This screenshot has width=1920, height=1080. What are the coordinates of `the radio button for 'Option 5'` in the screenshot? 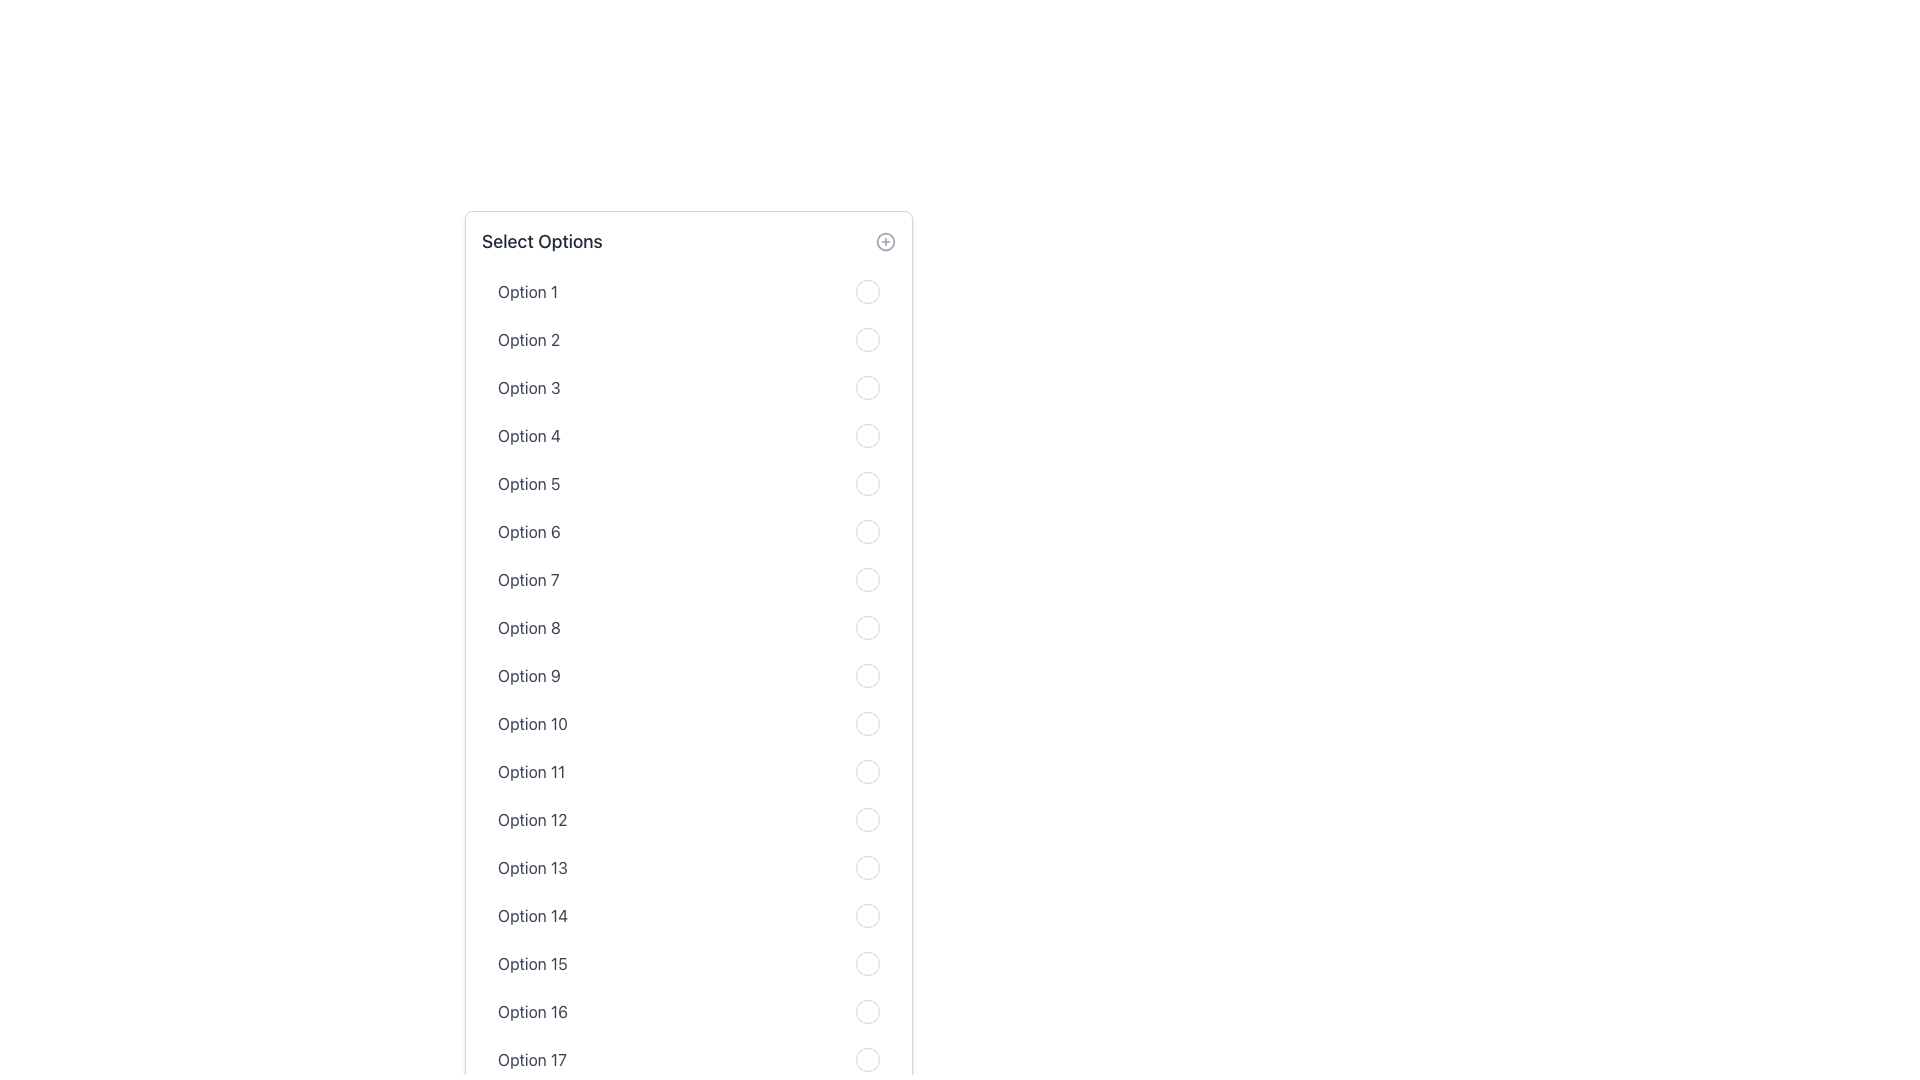 It's located at (868, 483).